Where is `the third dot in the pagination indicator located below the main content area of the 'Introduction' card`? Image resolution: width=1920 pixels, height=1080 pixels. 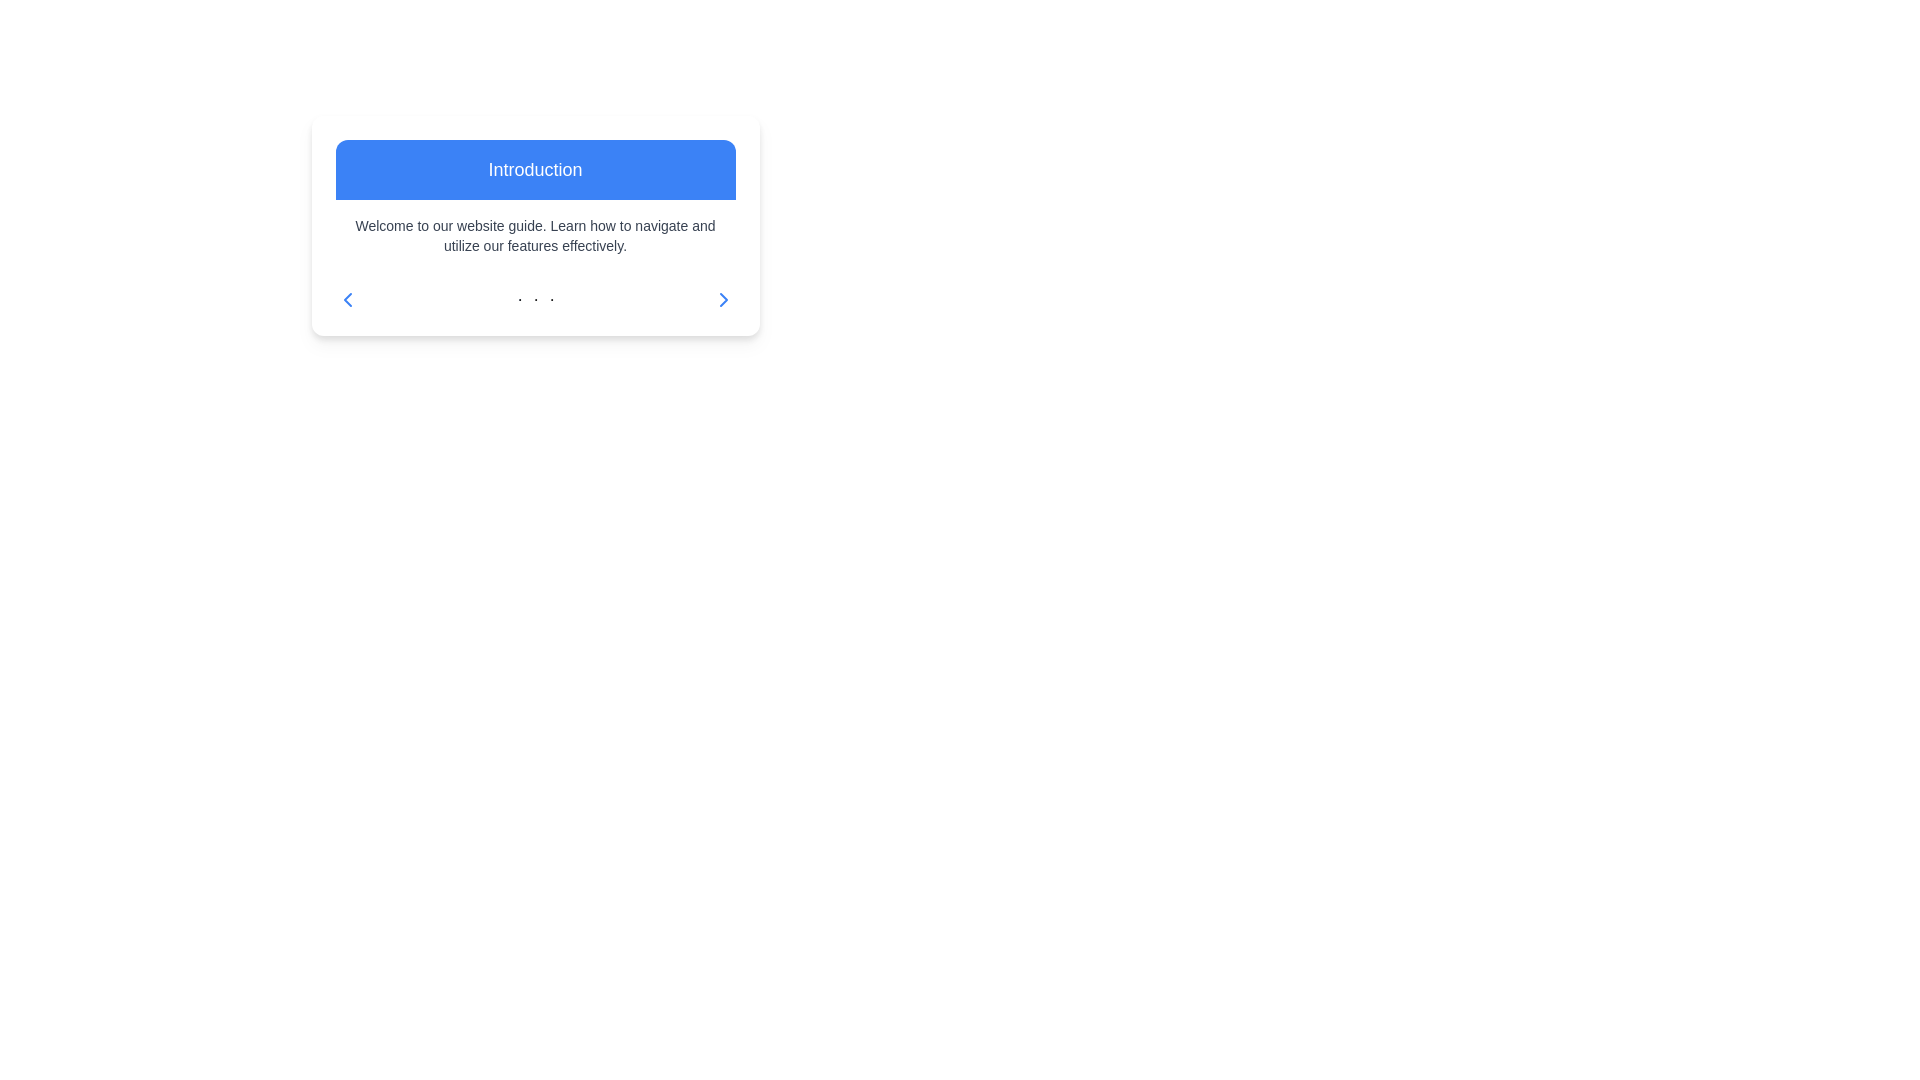 the third dot in the pagination indicator located below the main content area of the 'Introduction' card is located at coordinates (551, 300).